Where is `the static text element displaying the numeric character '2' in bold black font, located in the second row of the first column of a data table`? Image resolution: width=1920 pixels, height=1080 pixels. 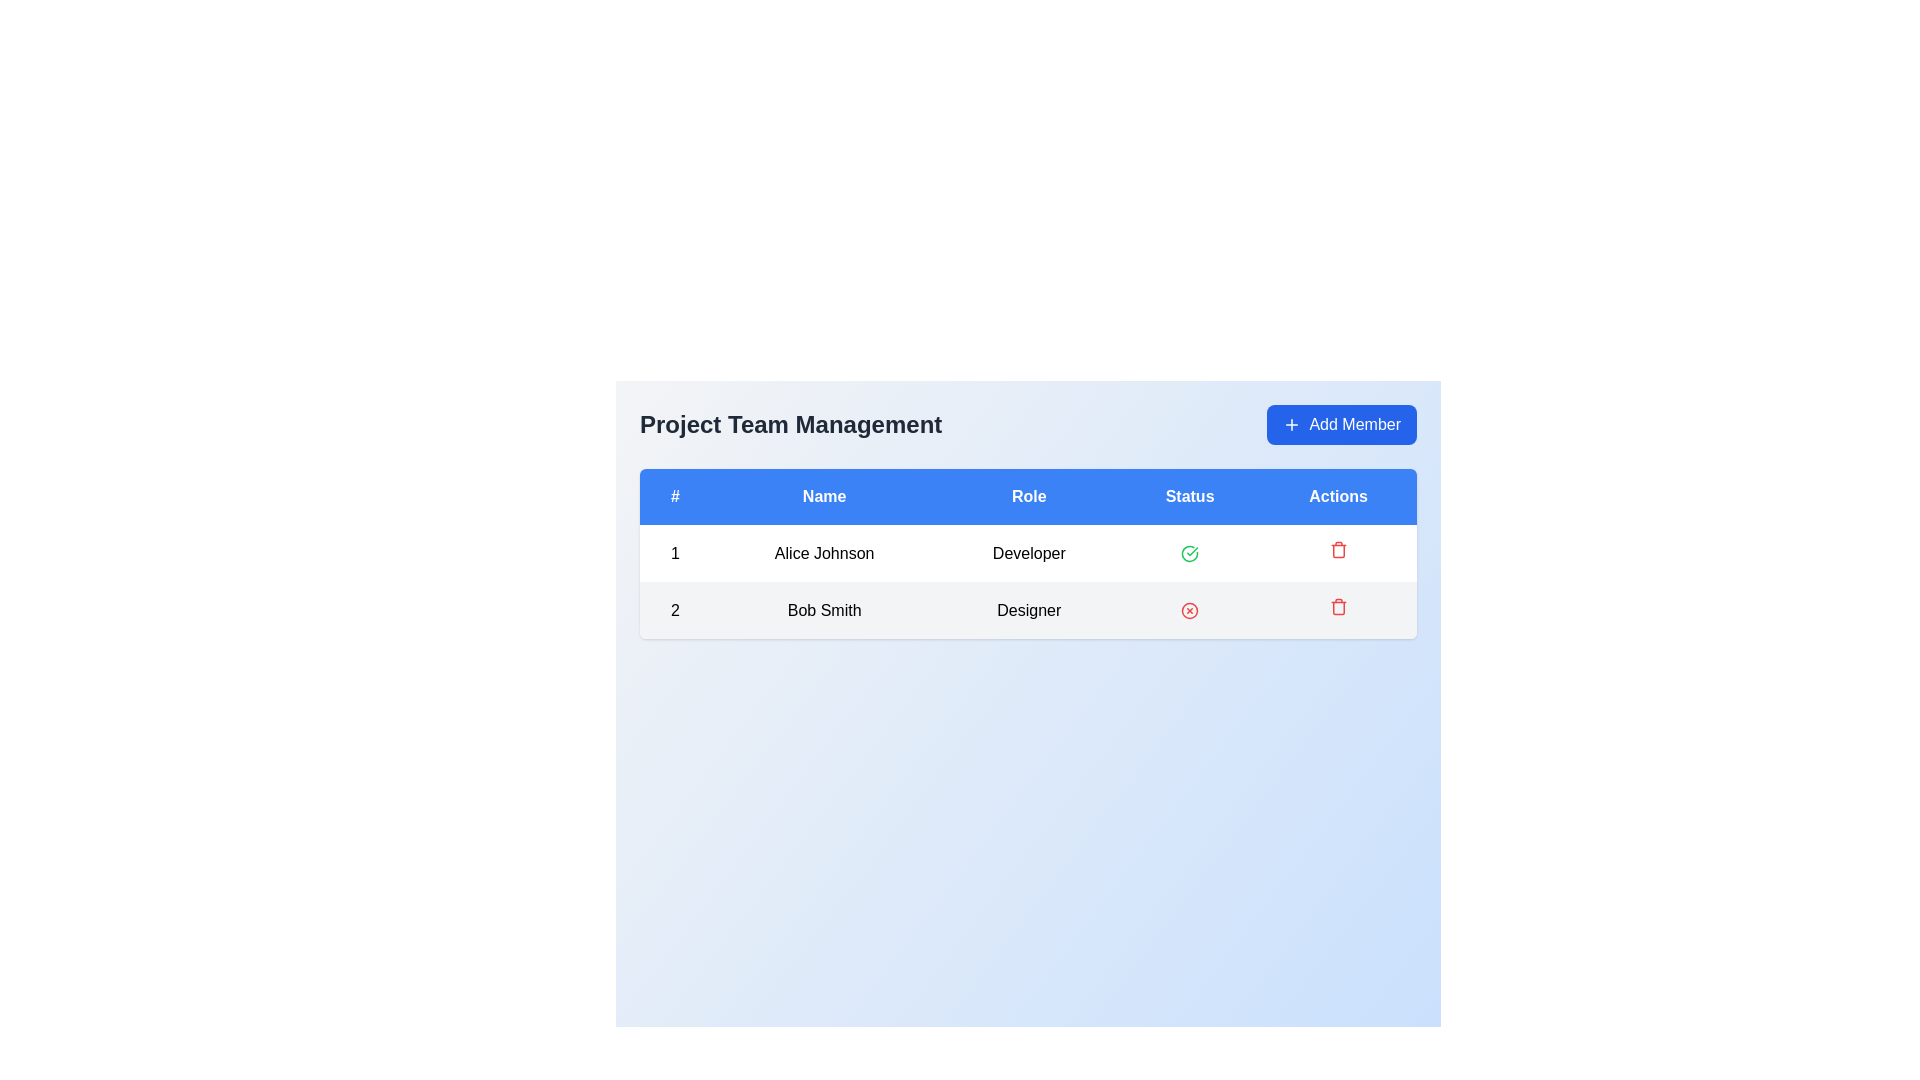 the static text element displaying the numeric character '2' in bold black font, located in the second row of the first column of a data table is located at coordinates (675, 609).